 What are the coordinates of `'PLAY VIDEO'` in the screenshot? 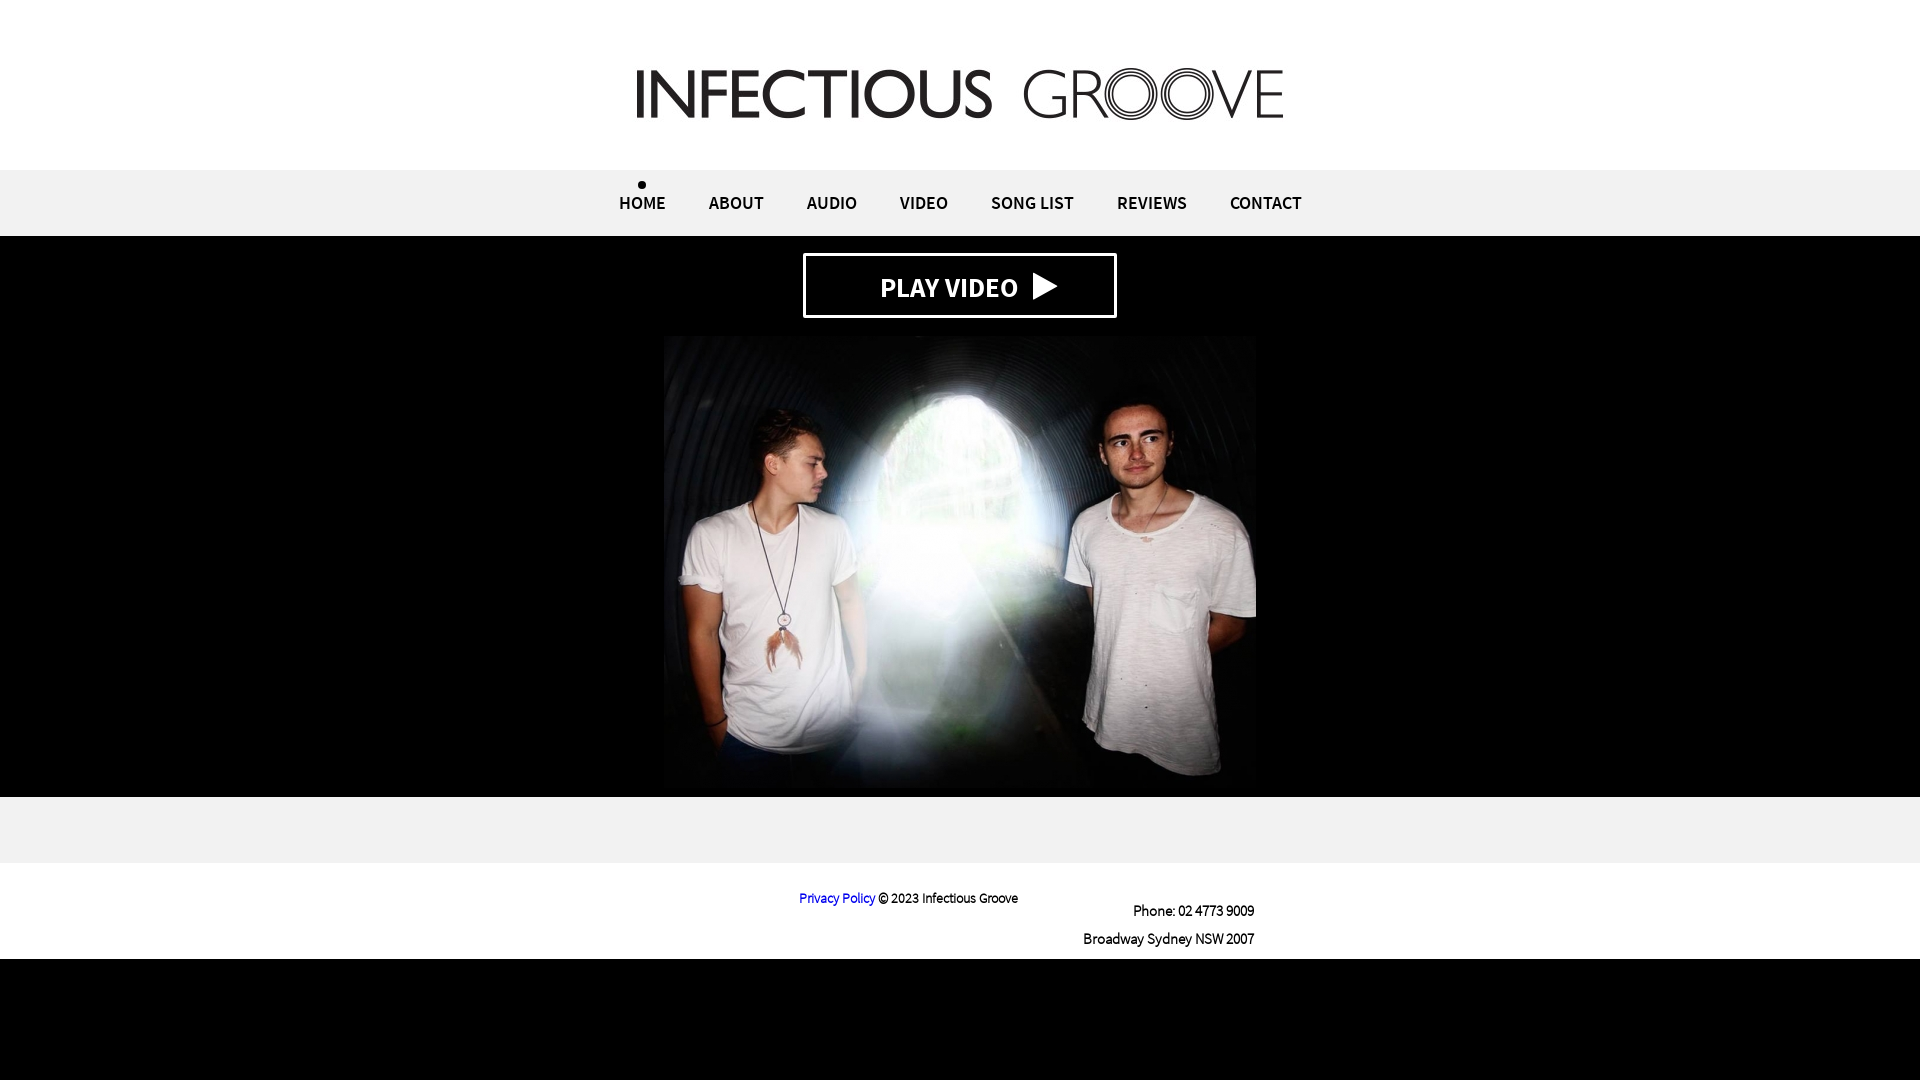 It's located at (960, 285).